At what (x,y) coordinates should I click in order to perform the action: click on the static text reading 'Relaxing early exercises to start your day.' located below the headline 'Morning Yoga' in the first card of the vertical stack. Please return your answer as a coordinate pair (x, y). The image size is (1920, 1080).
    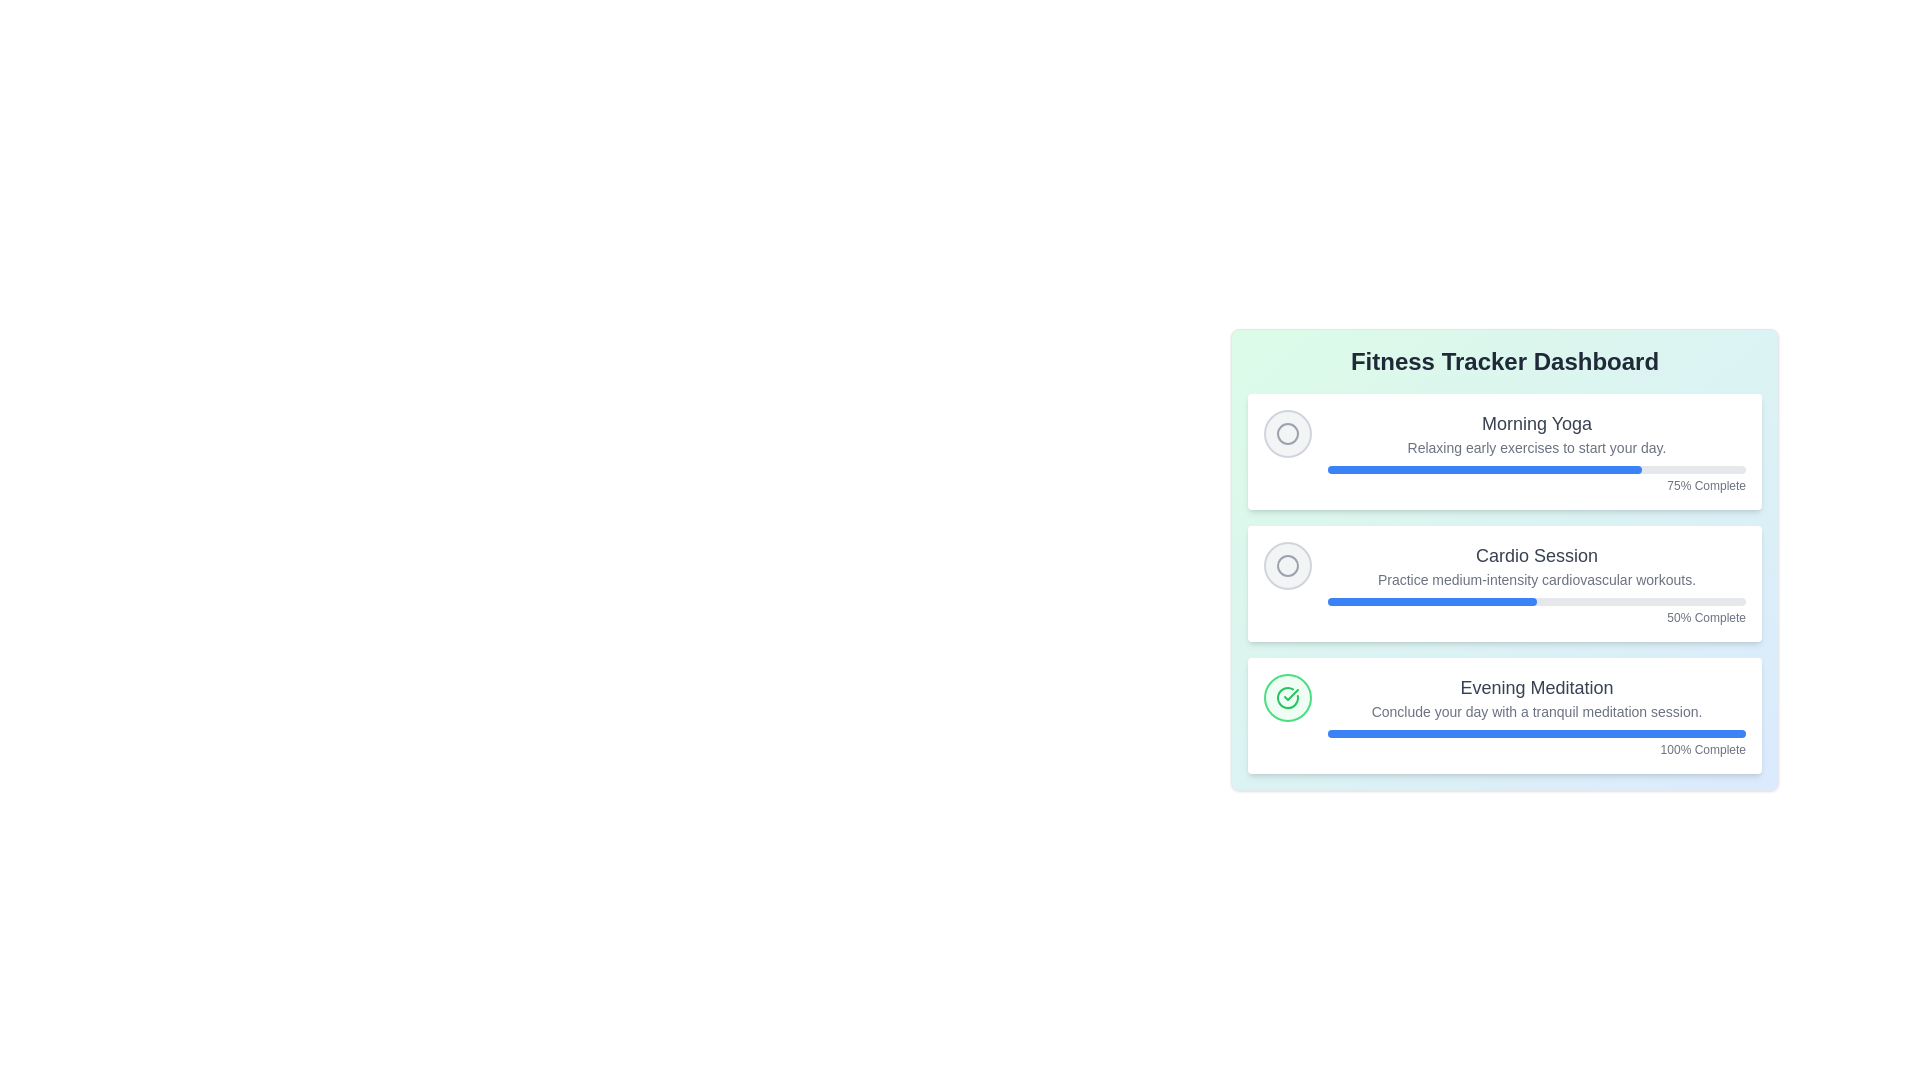
    Looking at the image, I should click on (1535, 446).